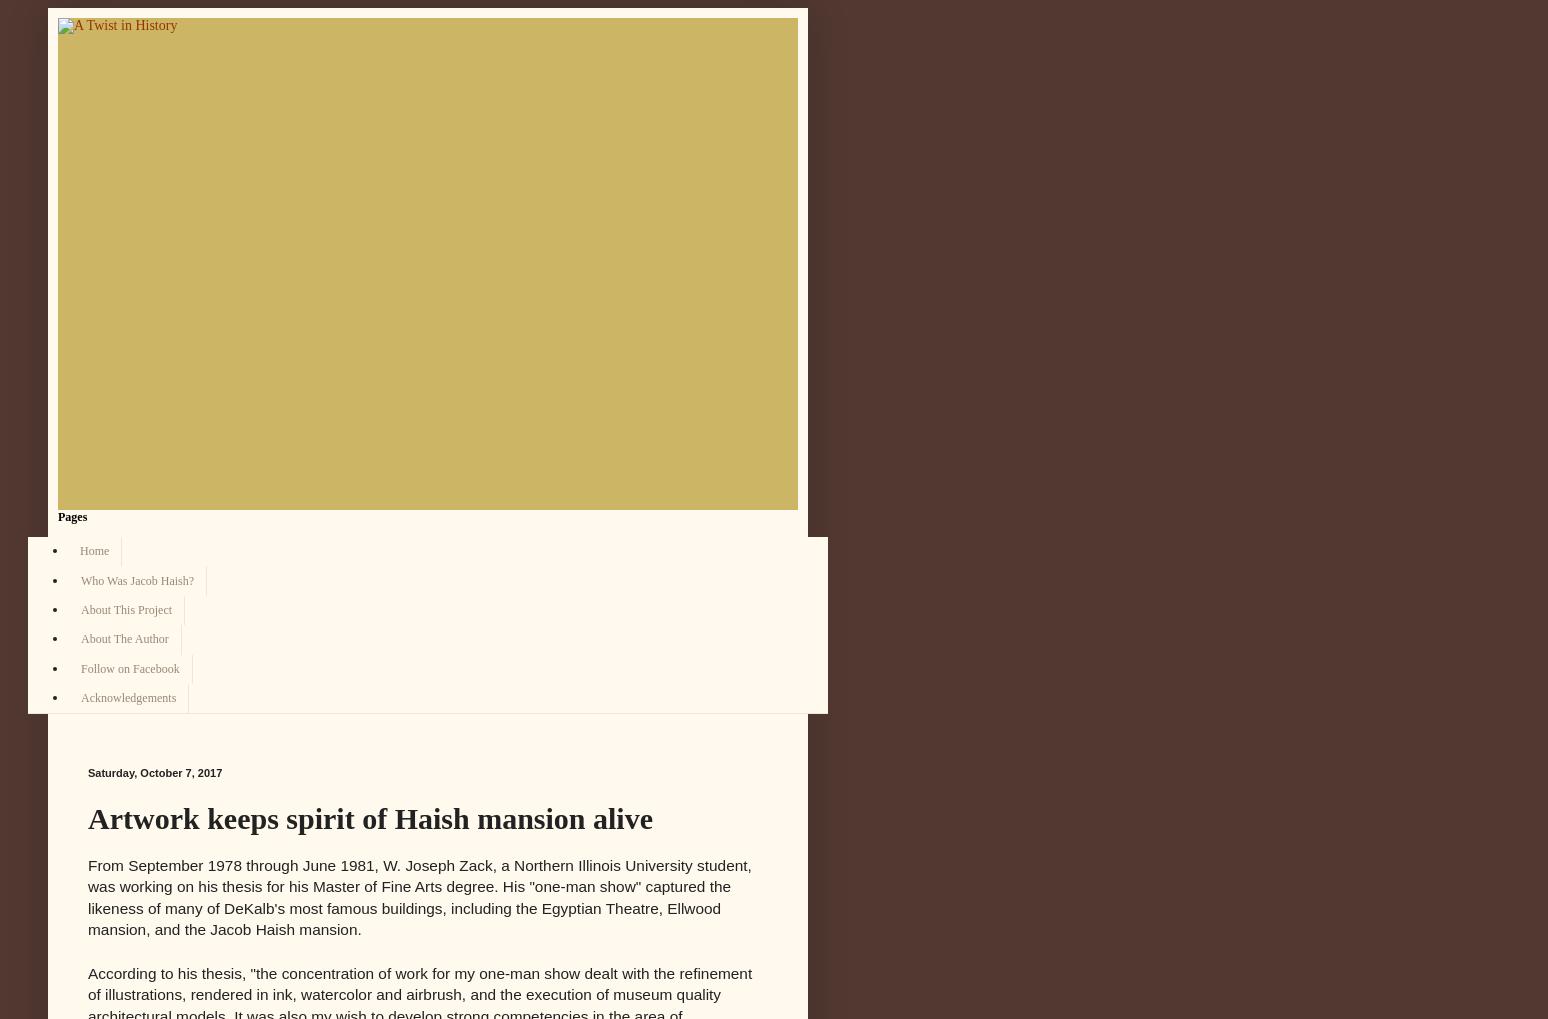 This screenshot has height=1019, width=1548. I want to click on 'Follow on Facebook', so click(130, 666).